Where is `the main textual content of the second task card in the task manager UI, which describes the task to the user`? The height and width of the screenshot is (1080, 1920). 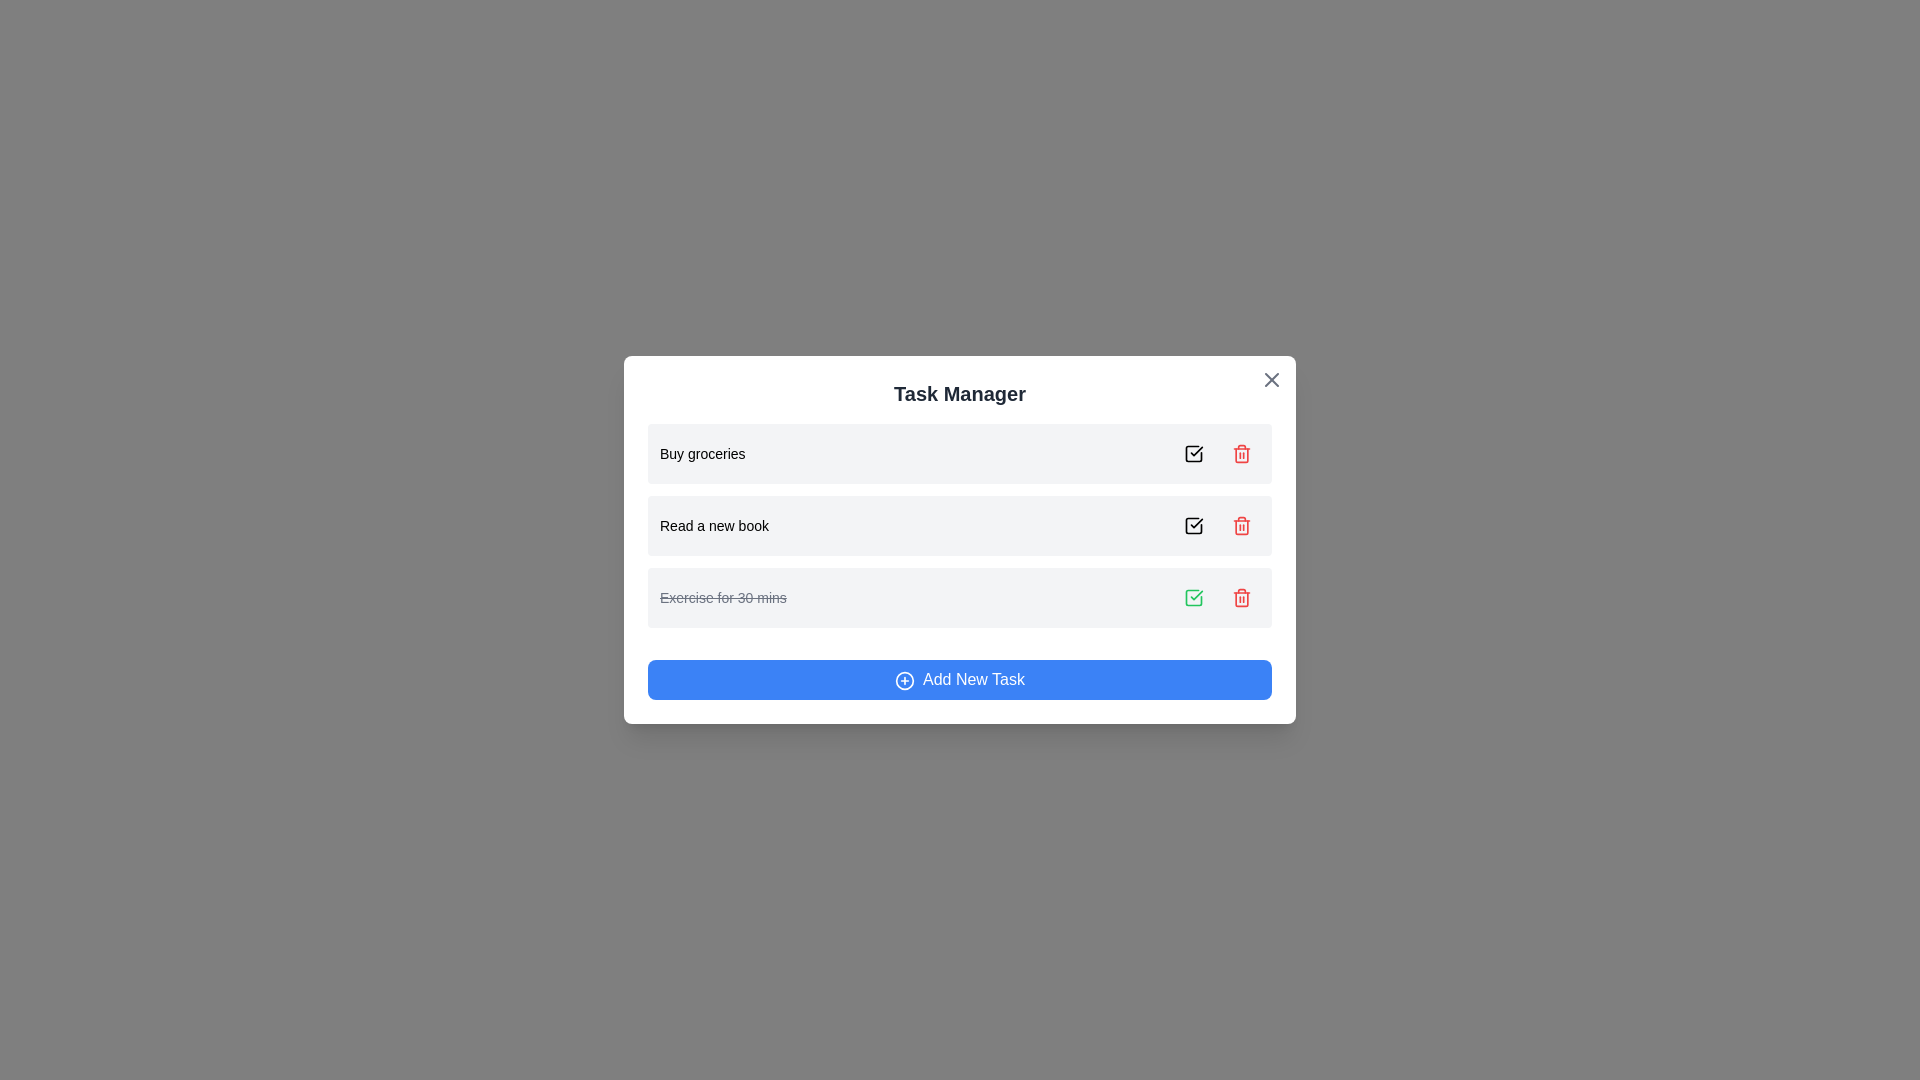 the main textual content of the second task card in the task manager UI, which describes the task to the user is located at coordinates (714, 524).